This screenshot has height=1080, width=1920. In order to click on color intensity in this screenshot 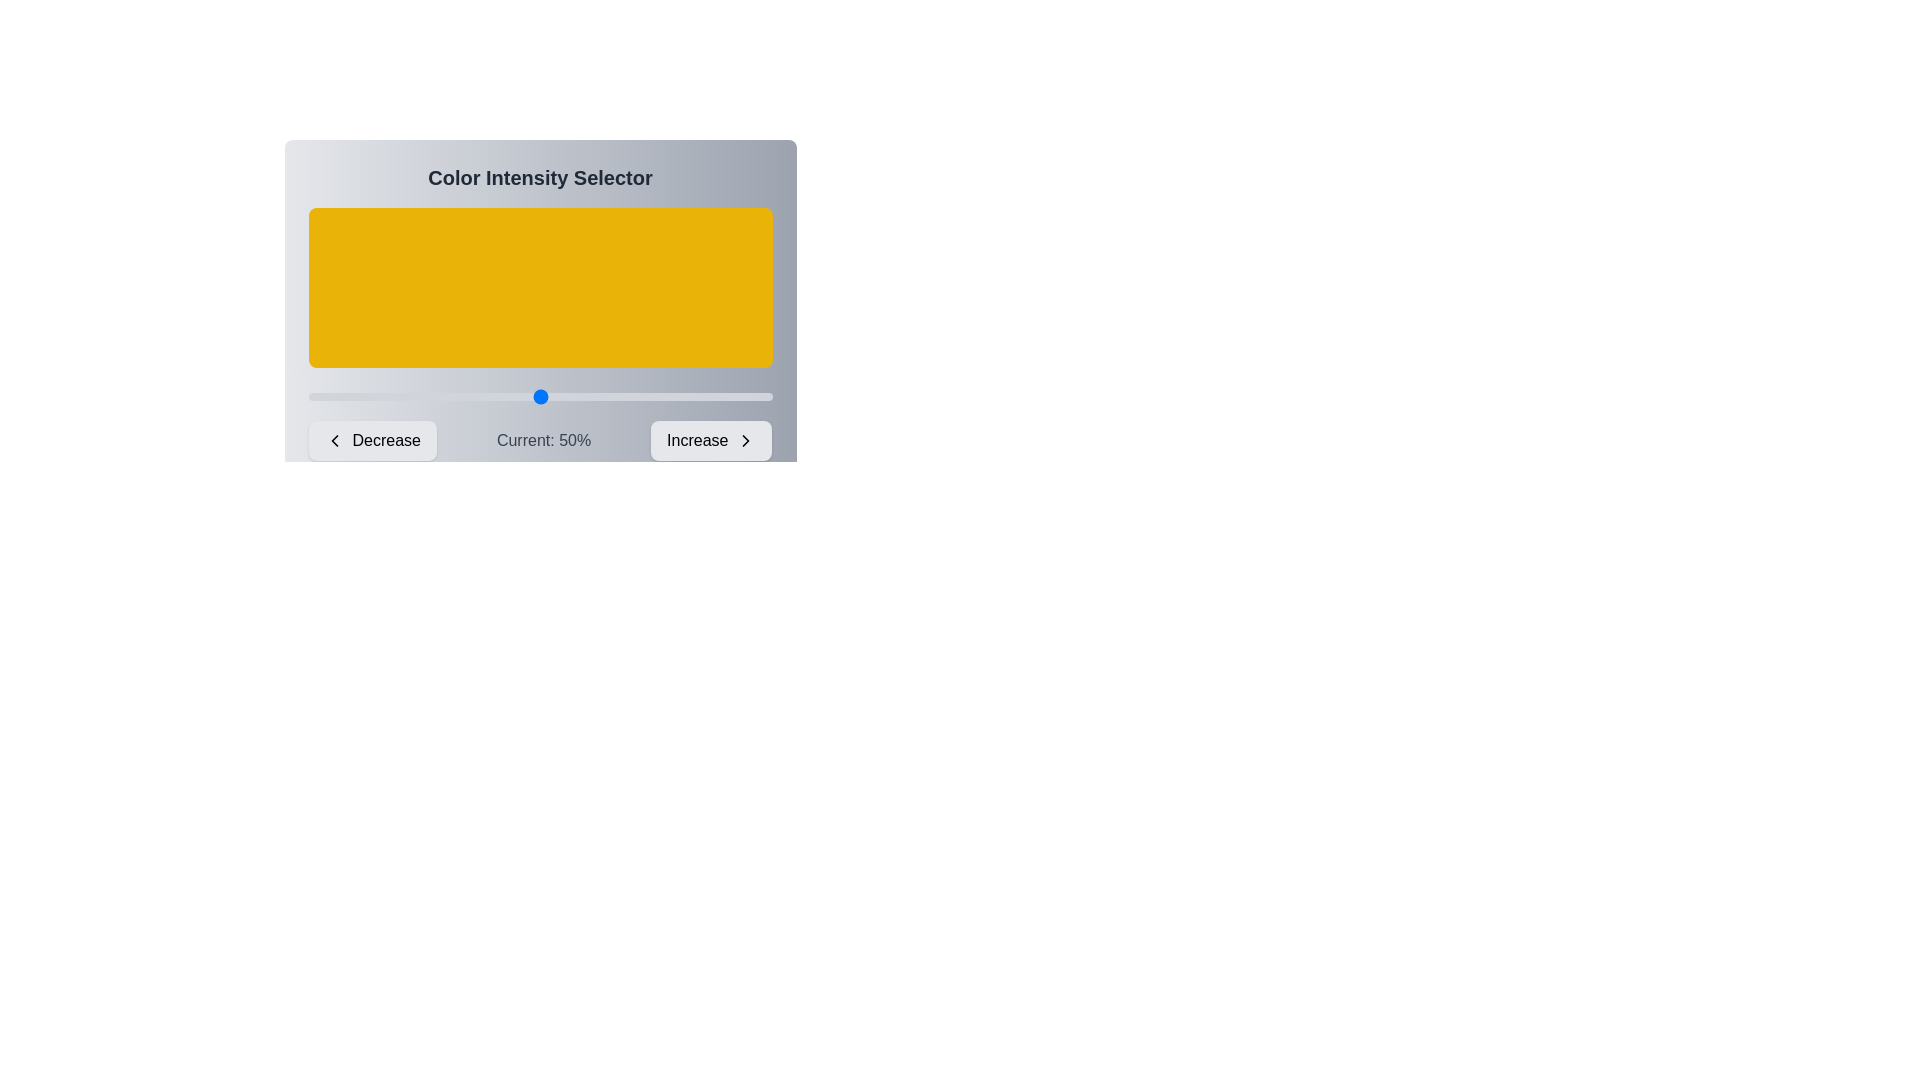, I will do `click(373, 397)`.